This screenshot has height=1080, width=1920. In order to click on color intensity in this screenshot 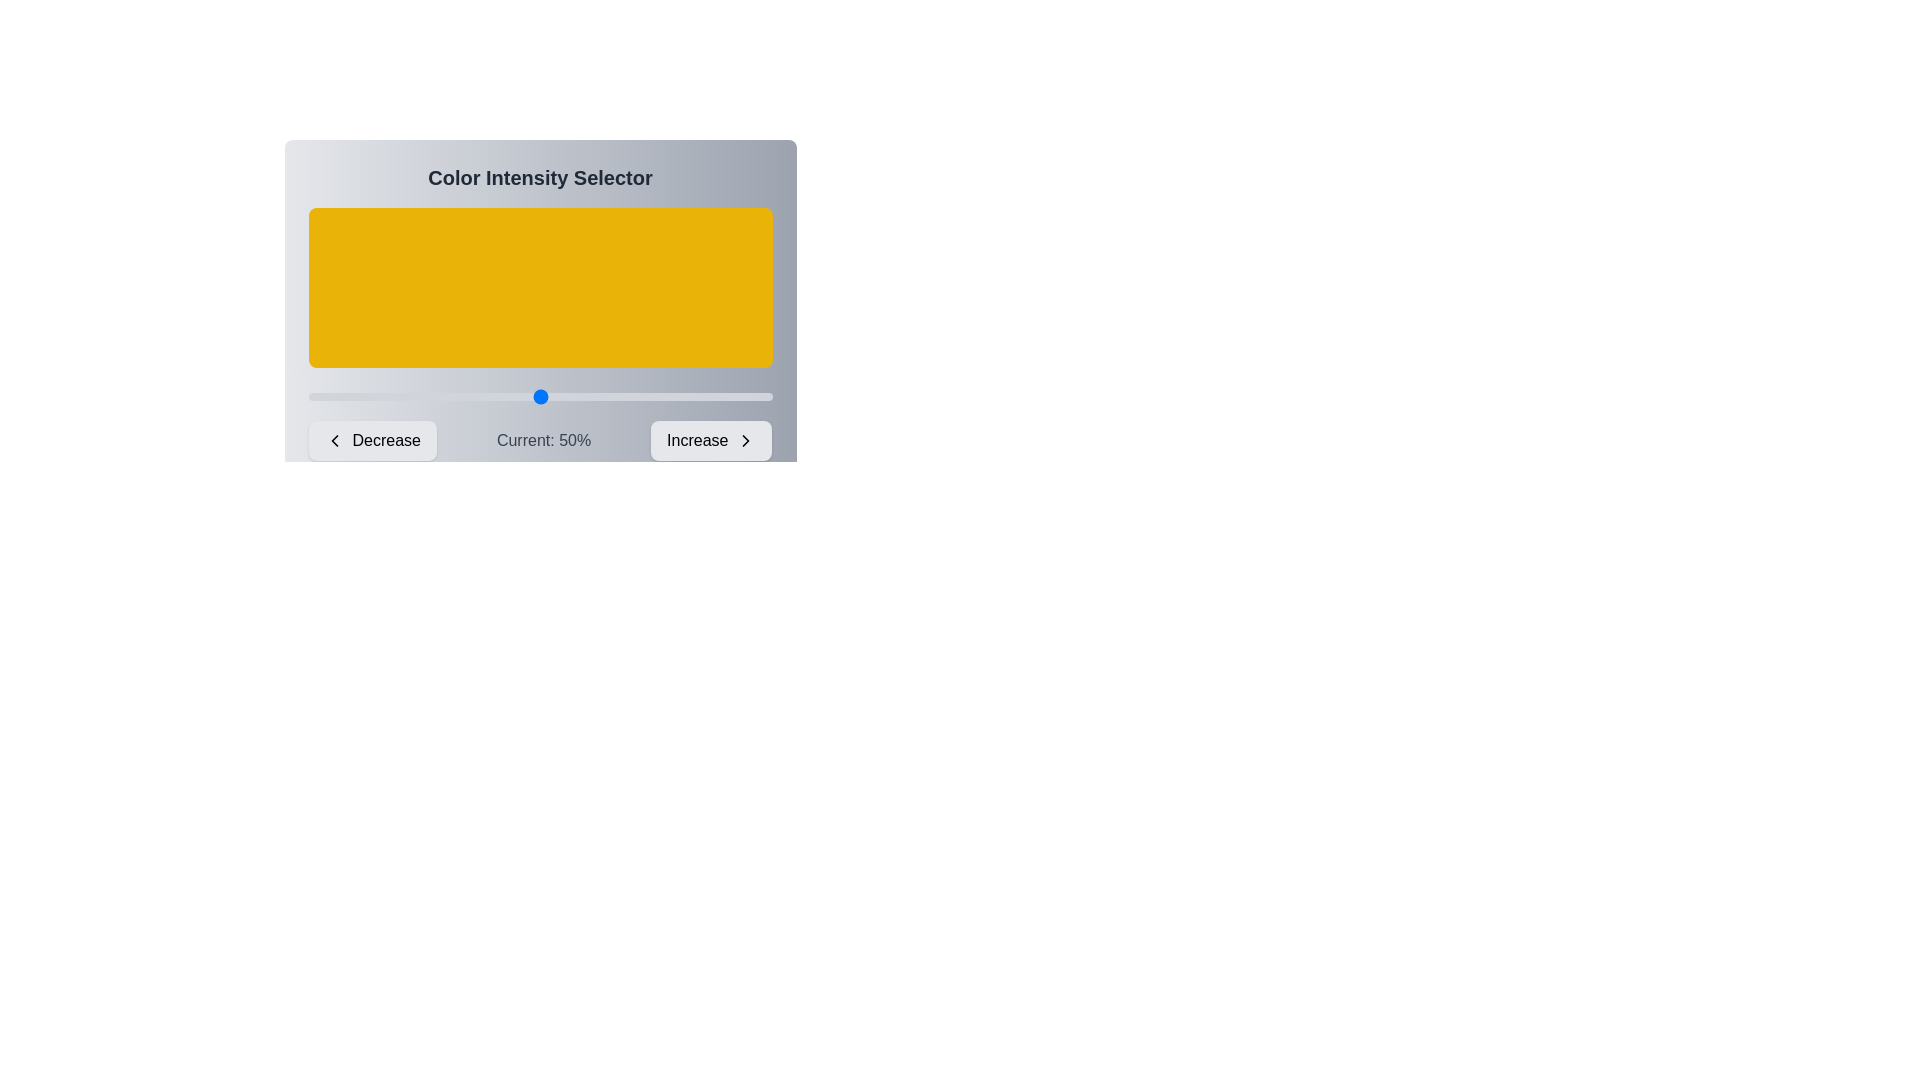, I will do `click(373, 397)`.